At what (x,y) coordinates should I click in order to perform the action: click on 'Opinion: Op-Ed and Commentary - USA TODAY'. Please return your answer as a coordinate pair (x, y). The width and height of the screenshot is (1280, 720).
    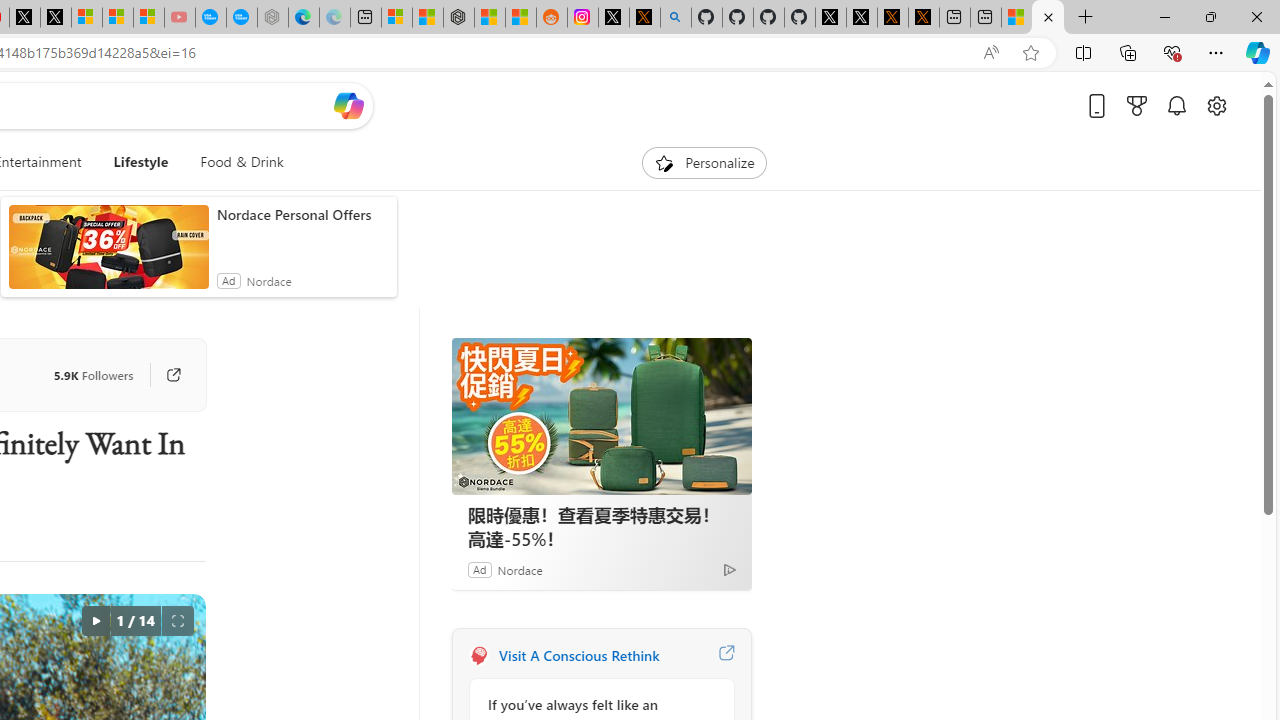
    Looking at the image, I should click on (211, 17).